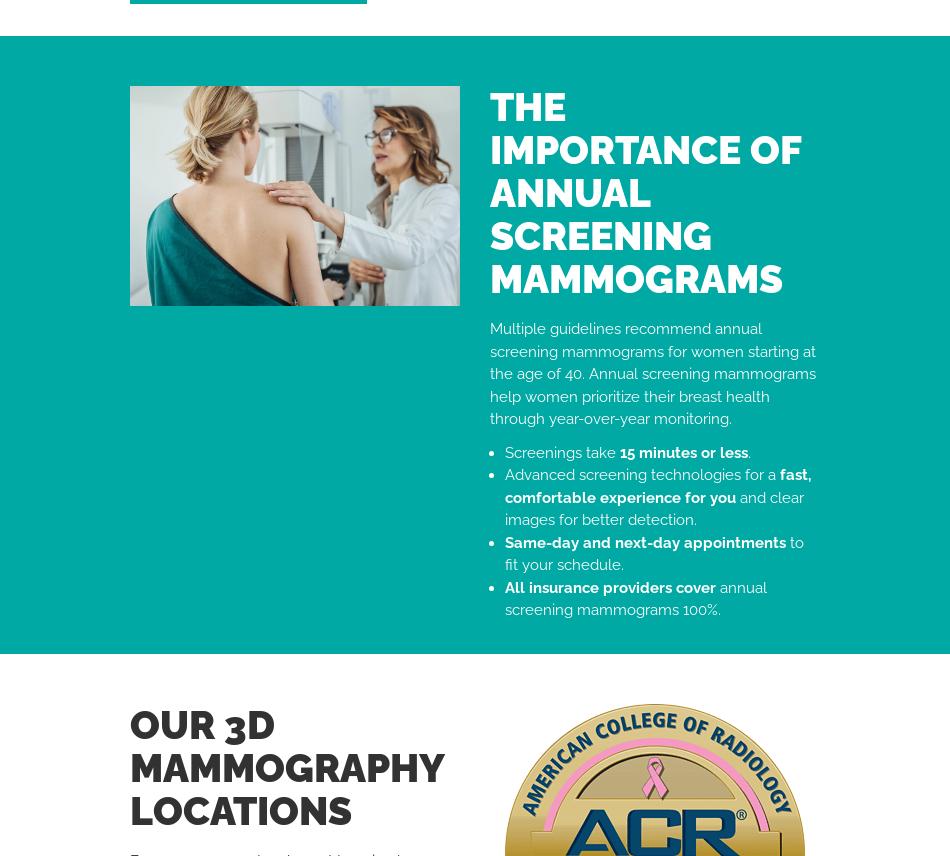 Image resolution: width=950 pixels, height=856 pixels. What do you see at coordinates (610, 586) in the screenshot?
I see `'All insurance providers cover'` at bounding box center [610, 586].